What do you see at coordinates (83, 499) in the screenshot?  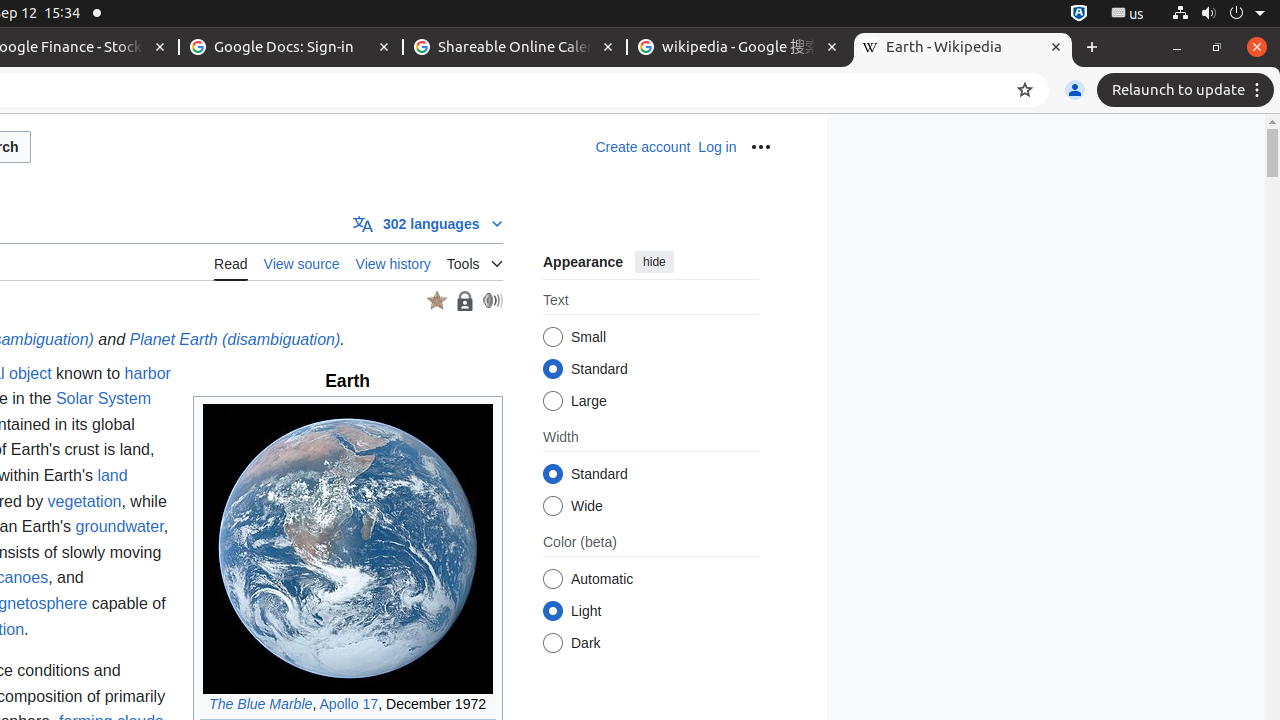 I see `'vegetation'` at bounding box center [83, 499].